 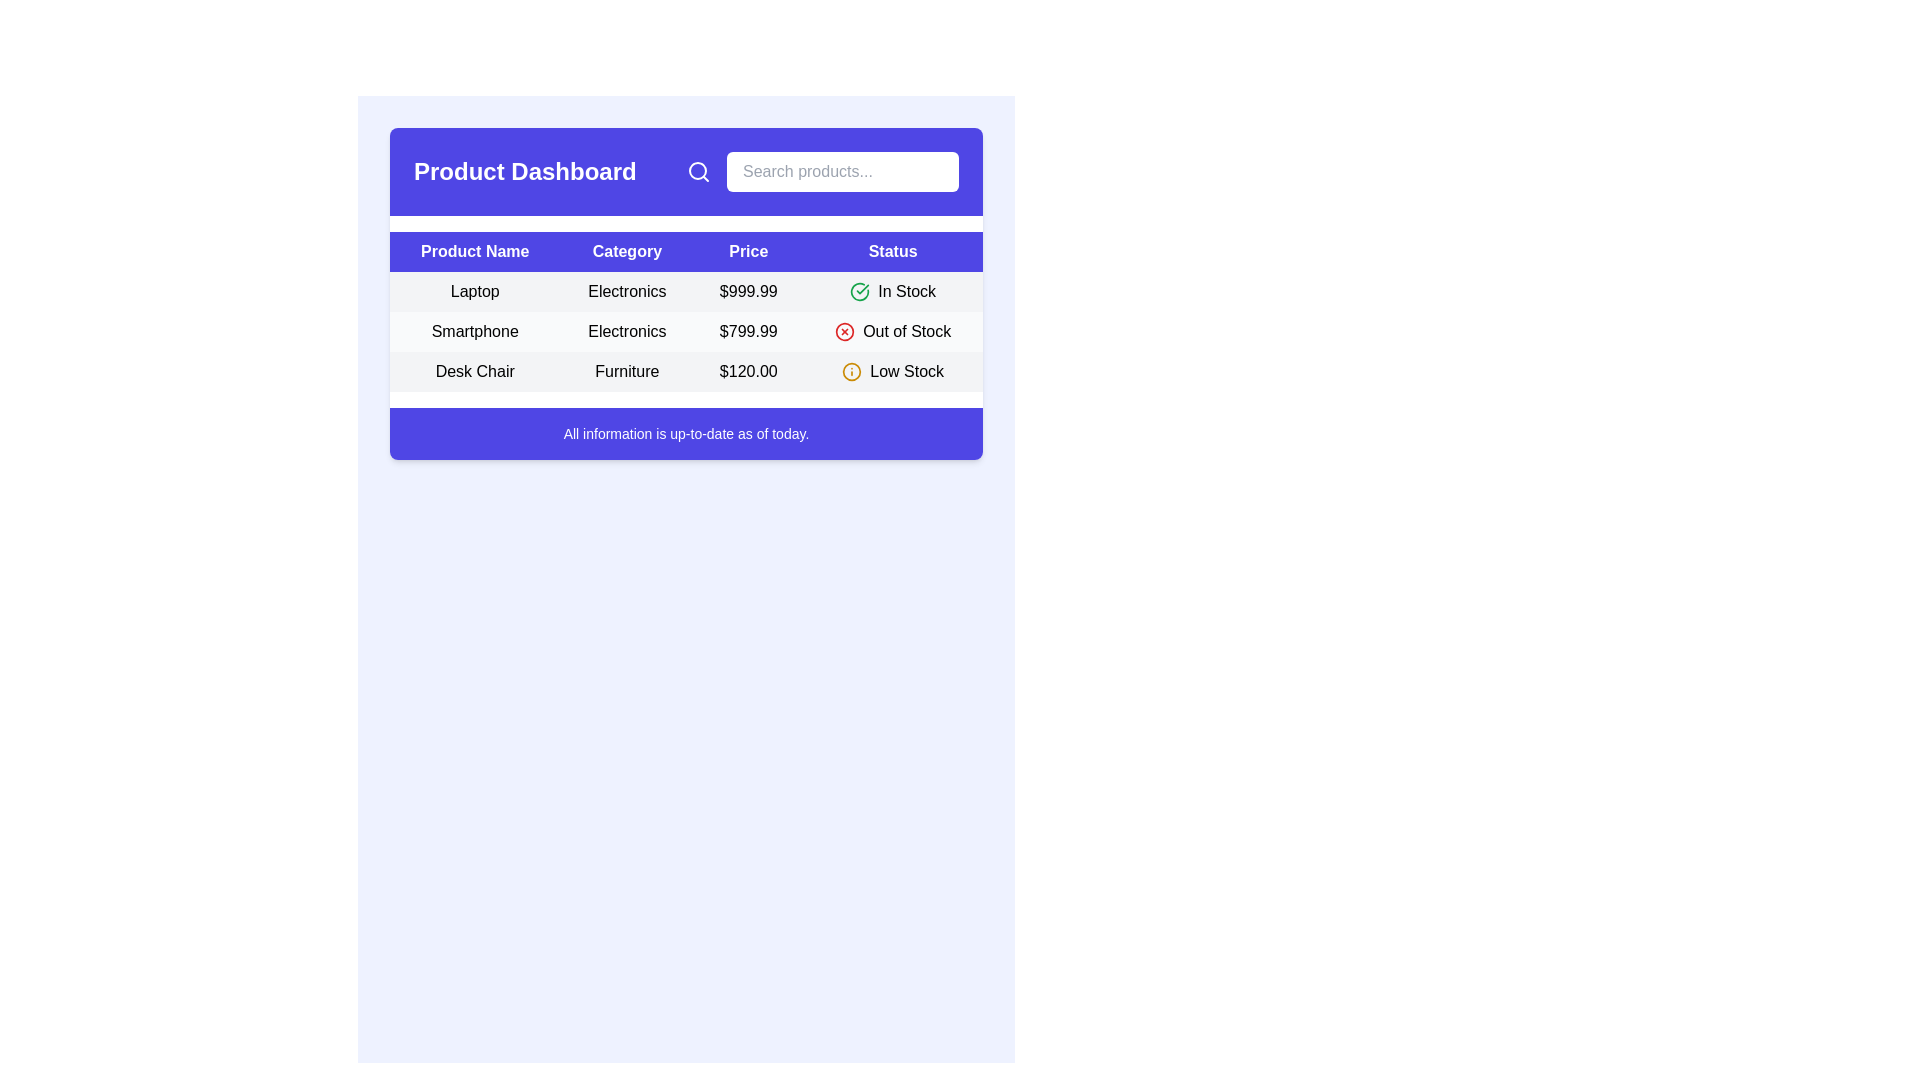 I want to click on the search icon located in the top-right section of the 'Product Dashboard' card, so click(x=699, y=171).